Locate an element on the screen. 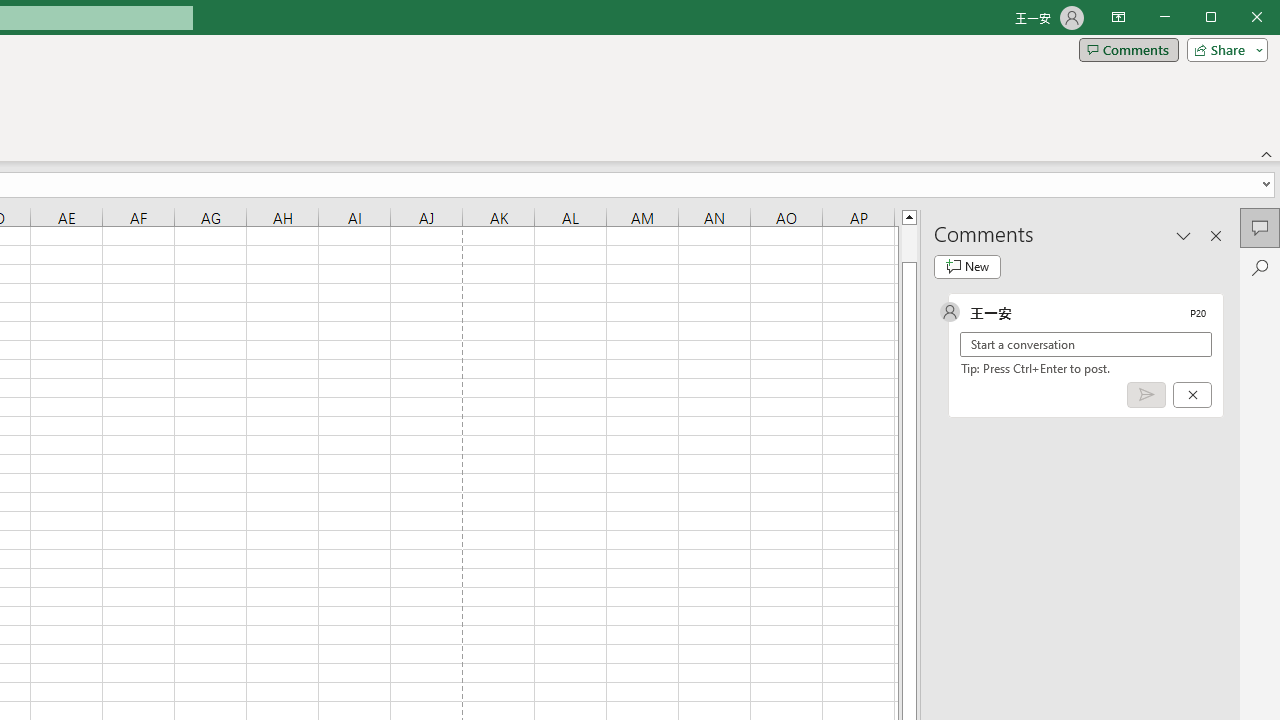 The width and height of the screenshot is (1280, 720). 'New comment' is located at coordinates (967, 266).